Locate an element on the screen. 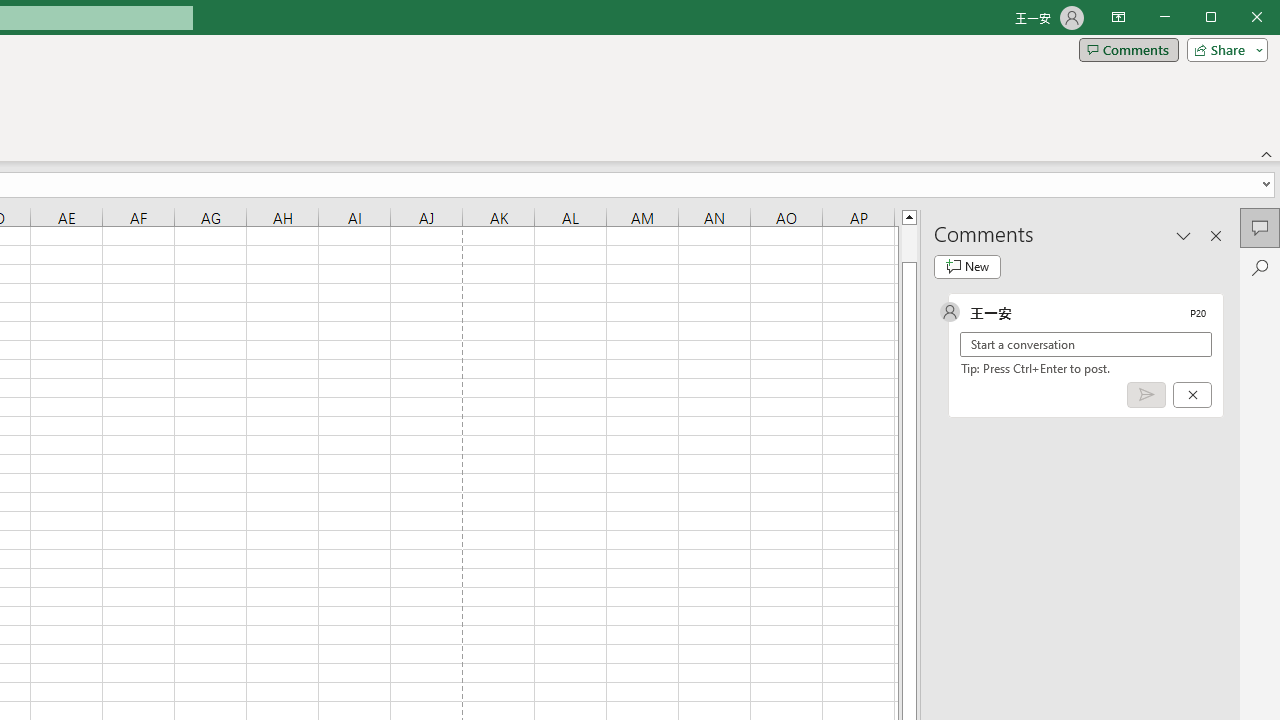 The width and height of the screenshot is (1280, 720). 'New comment' is located at coordinates (967, 266).